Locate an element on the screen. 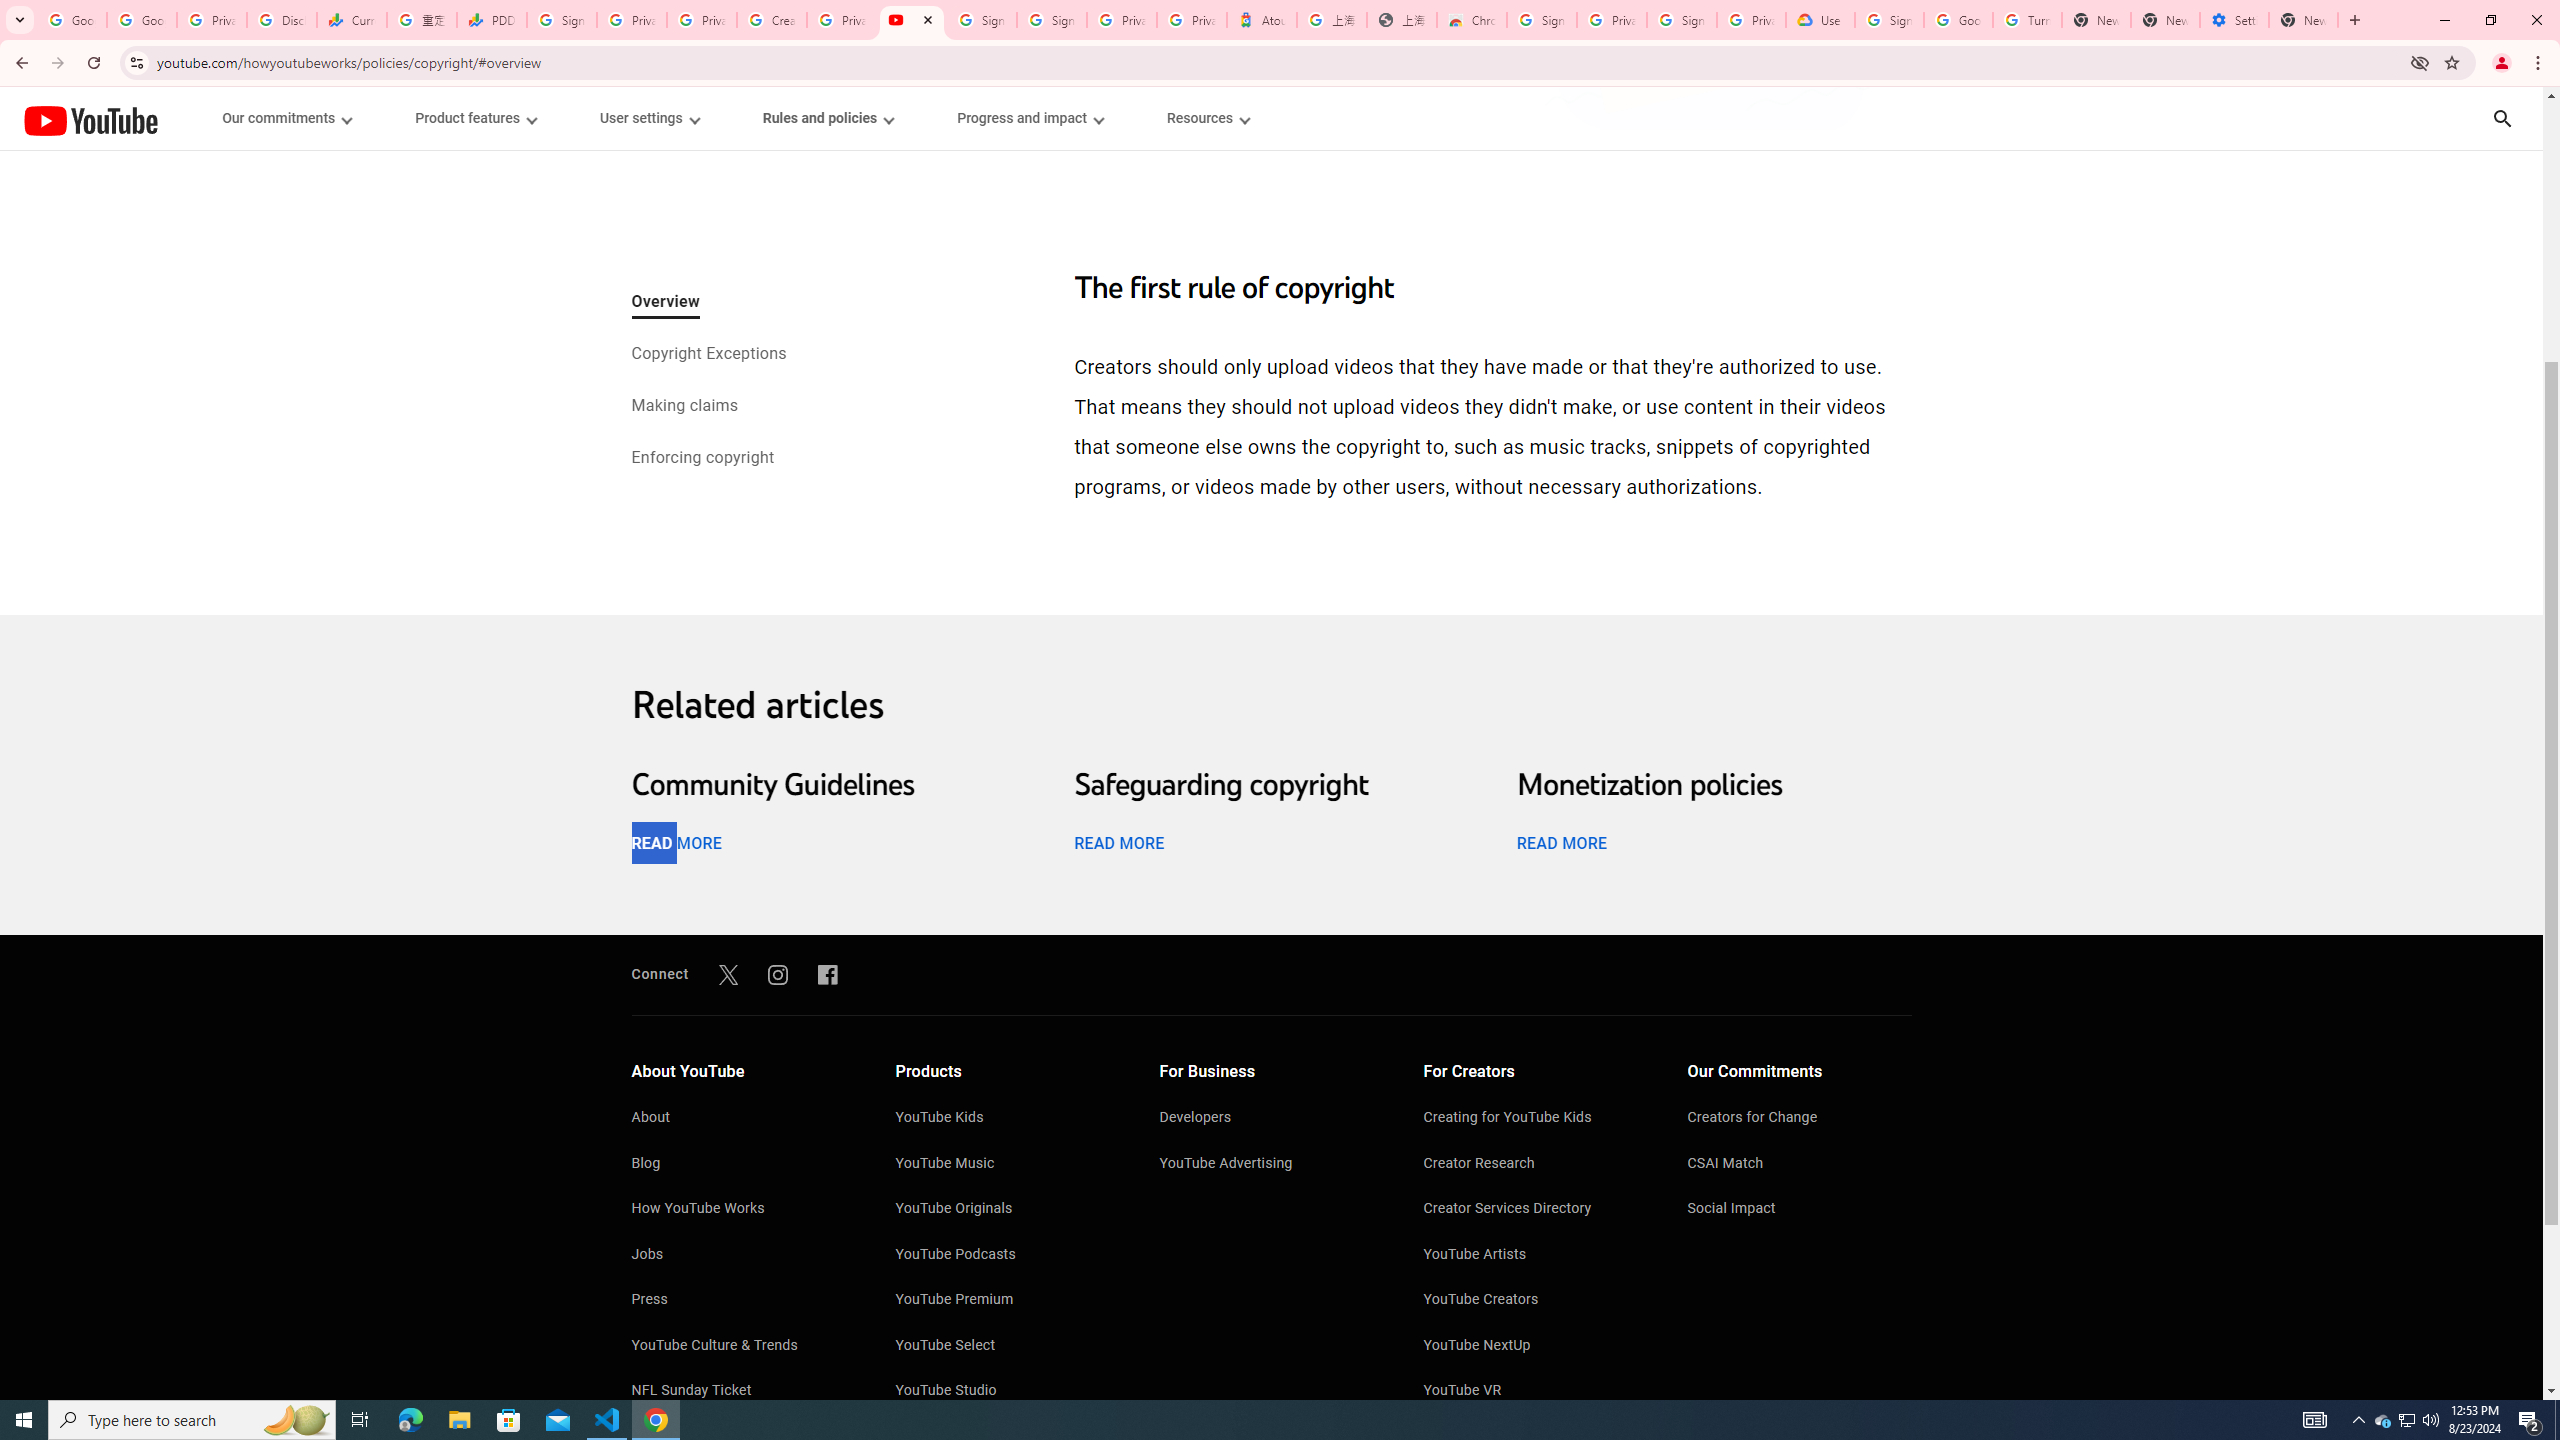 The image size is (2560, 1440). 'Creating for YouTube Kids' is located at coordinates (1536, 1118).